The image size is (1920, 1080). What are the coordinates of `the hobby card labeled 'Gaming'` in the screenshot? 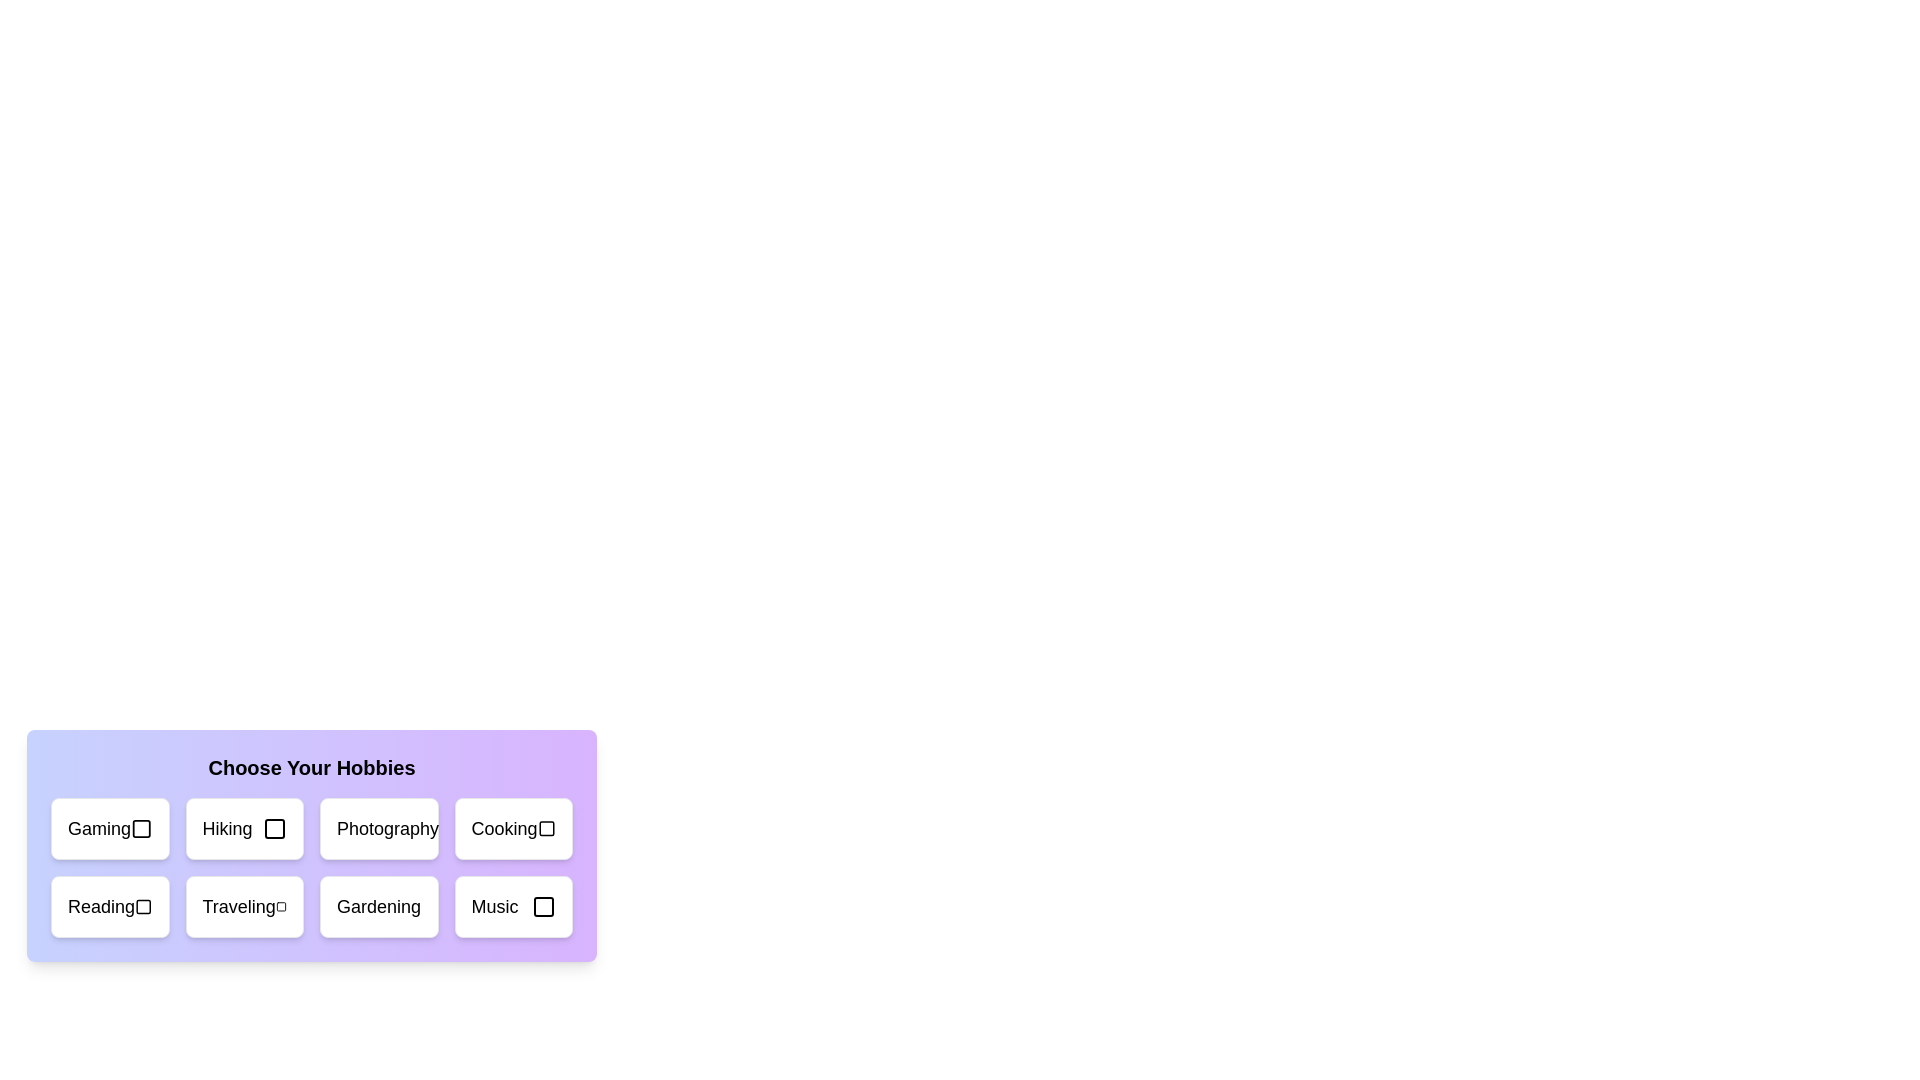 It's located at (109, 829).